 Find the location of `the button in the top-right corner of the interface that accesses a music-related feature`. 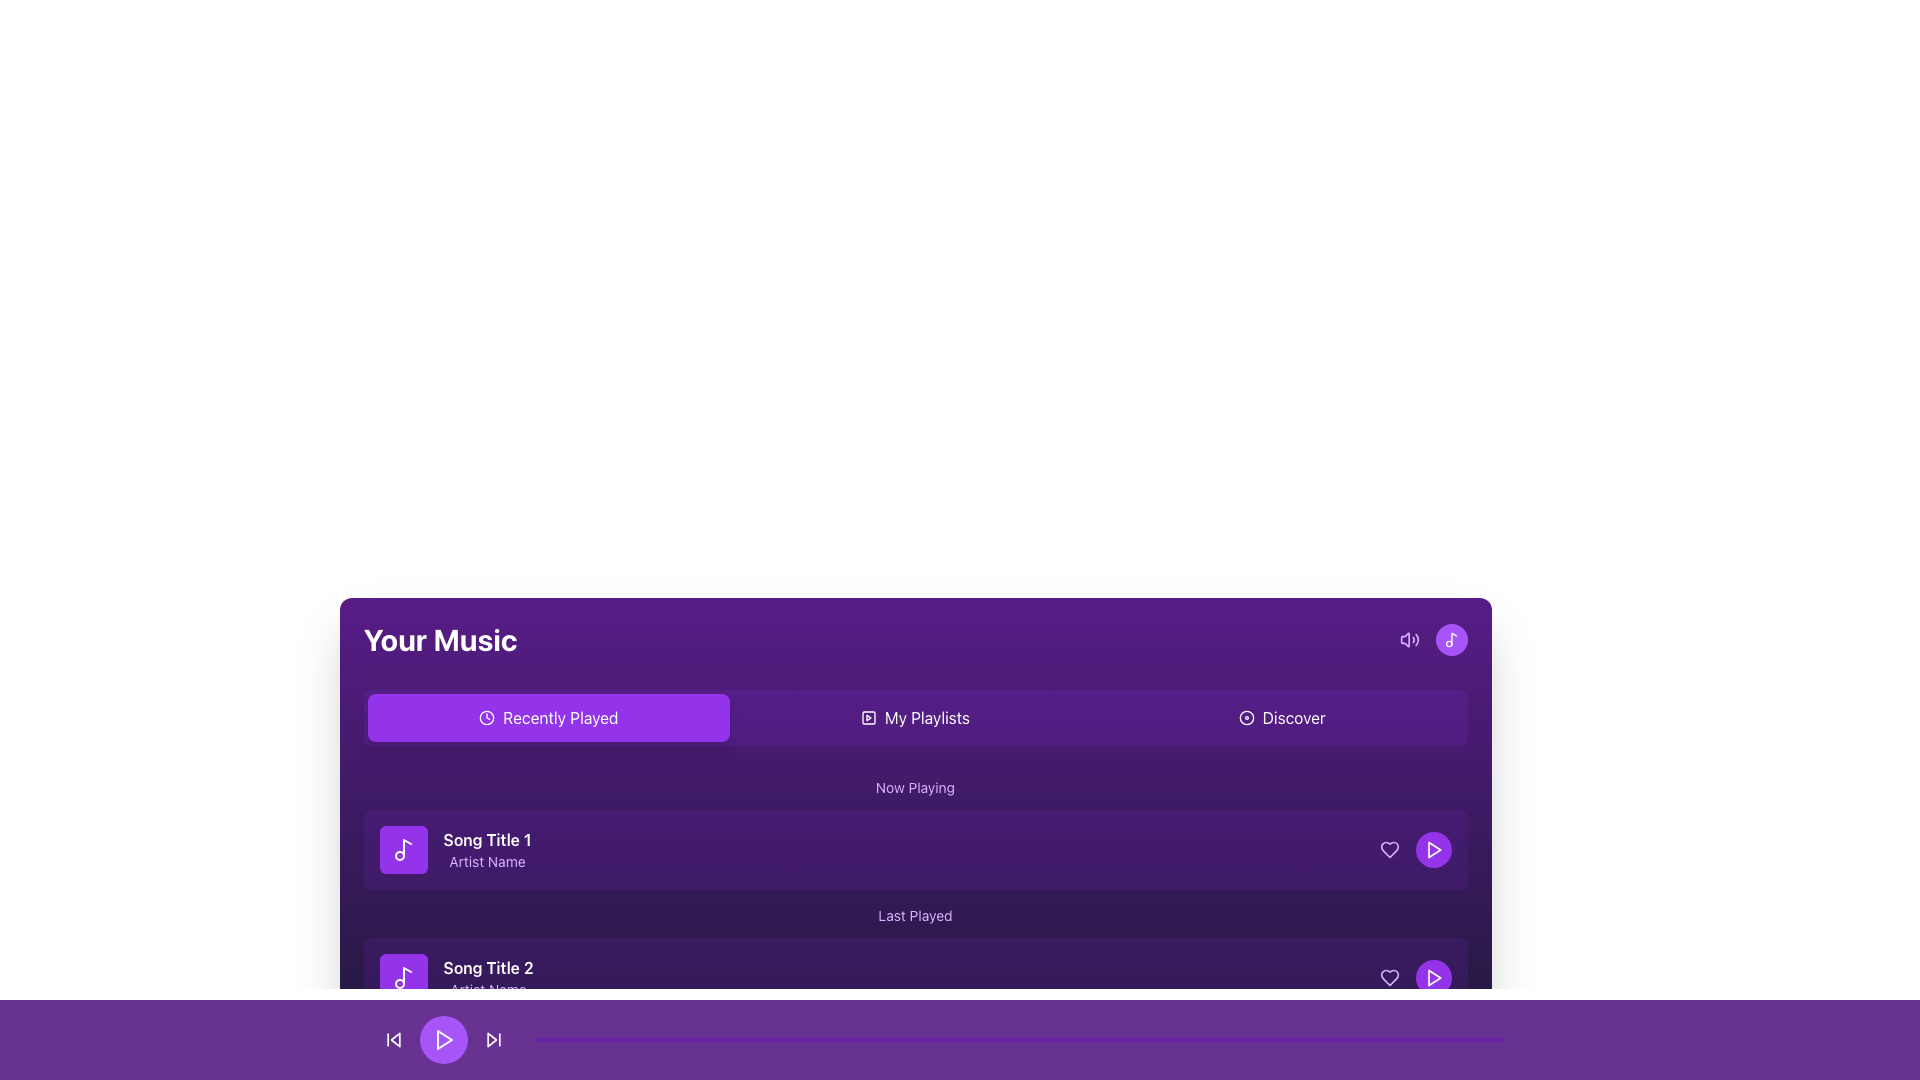

the button in the top-right corner of the interface that accesses a music-related feature is located at coordinates (1451, 640).